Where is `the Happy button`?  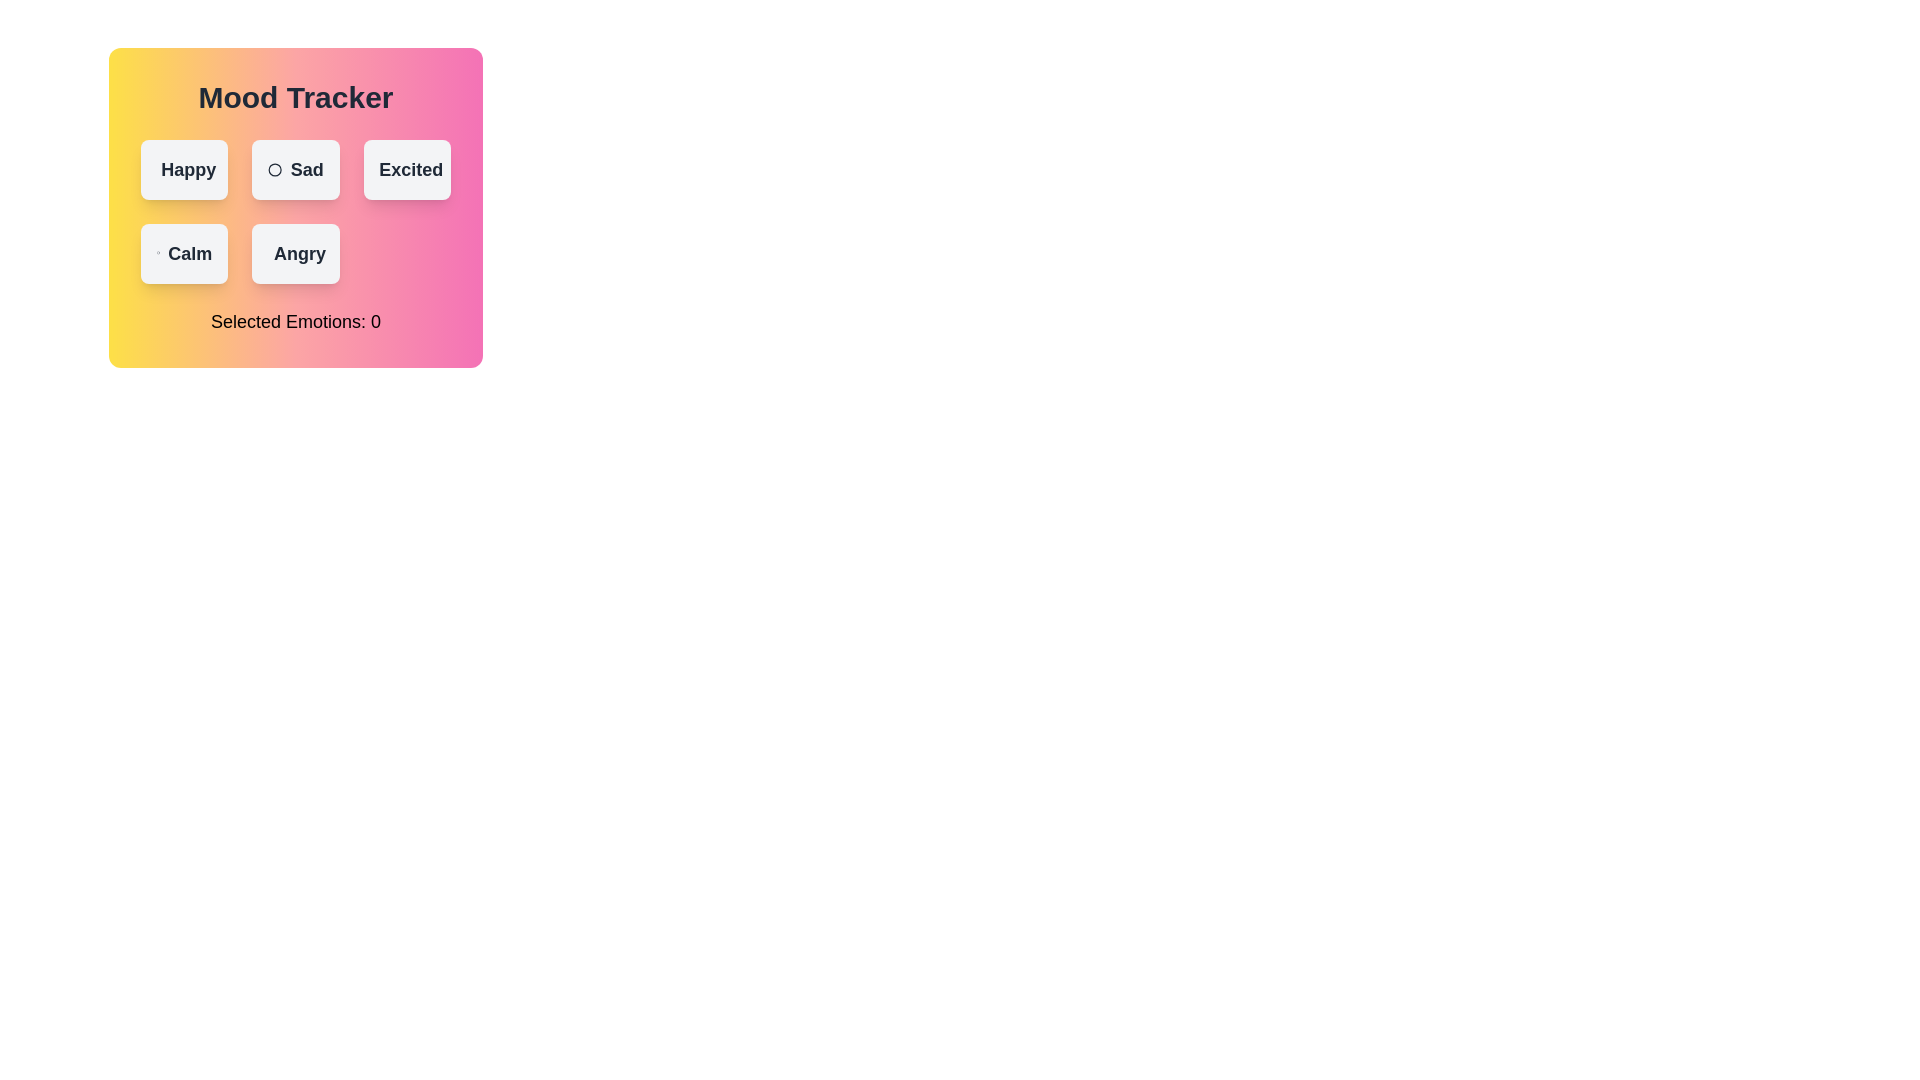
the Happy button is located at coordinates (183, 168).